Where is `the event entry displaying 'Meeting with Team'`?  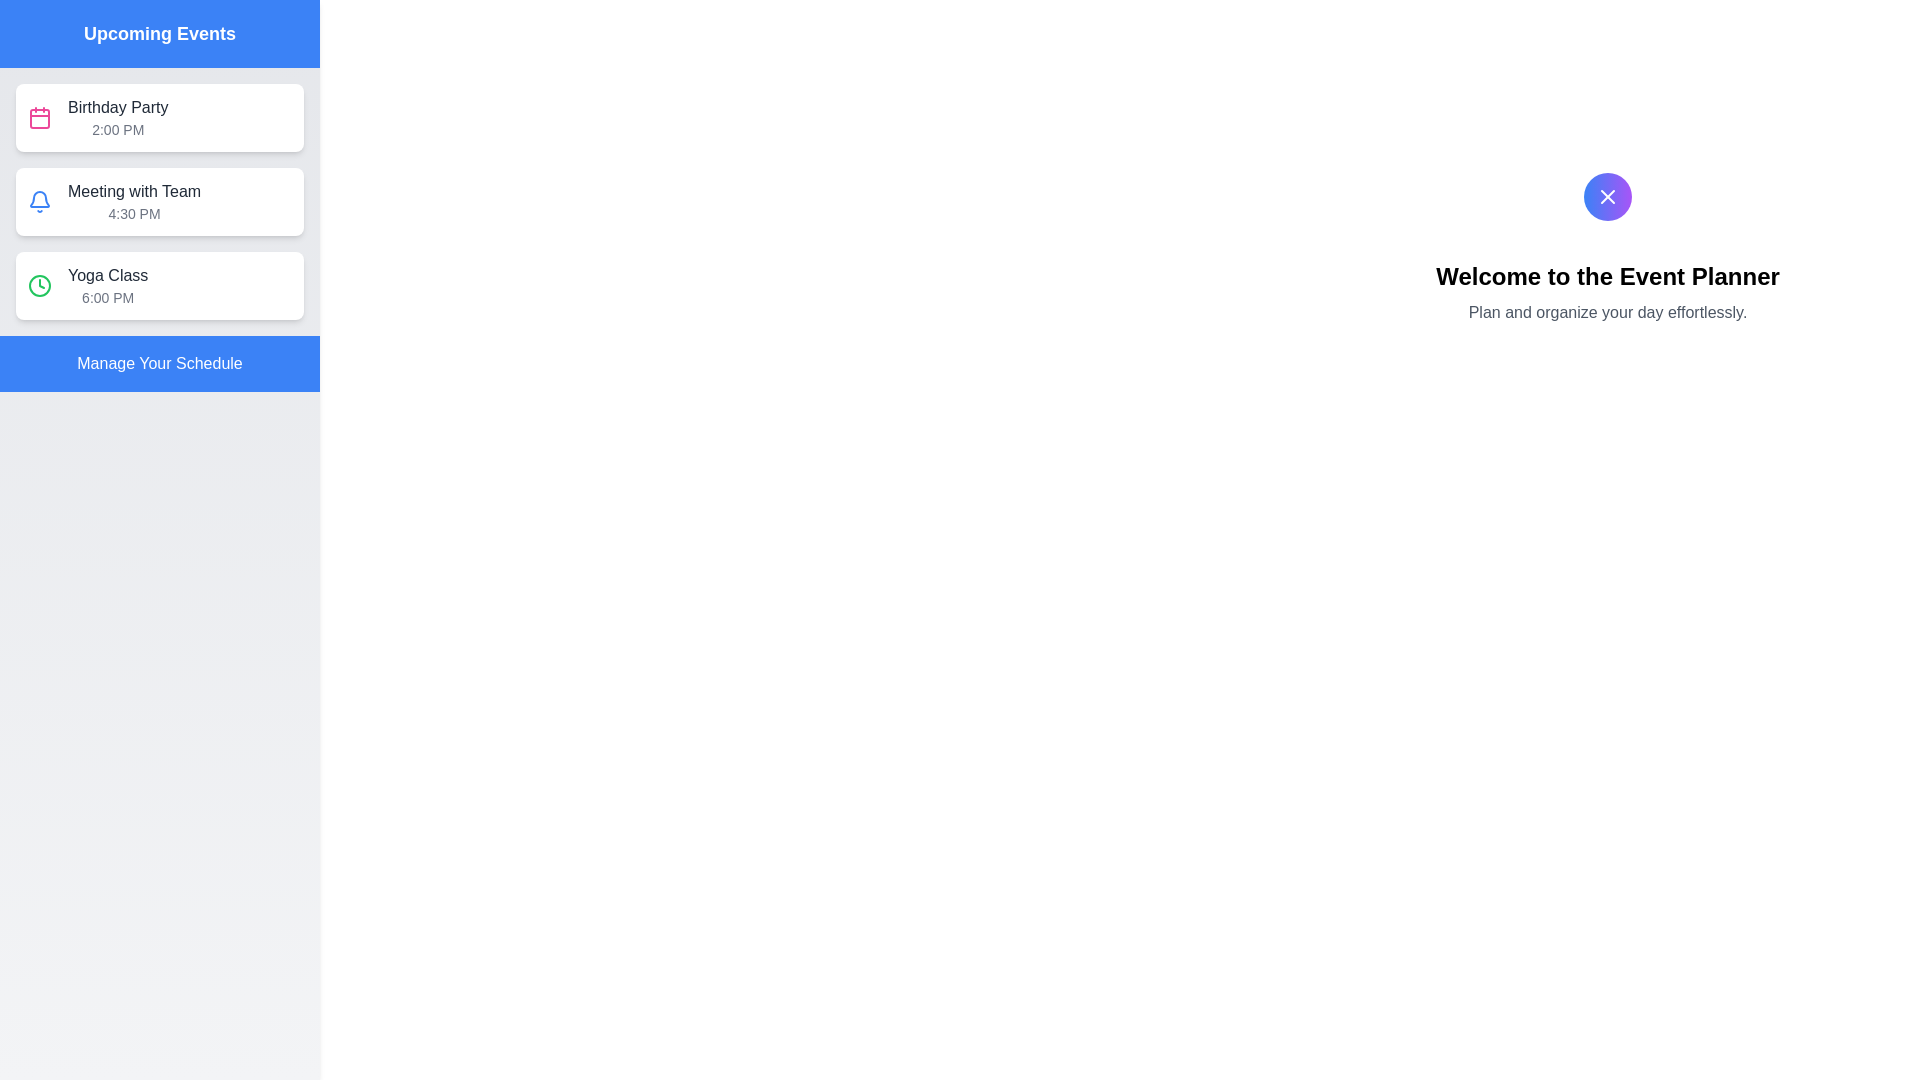
the event entry displaying 'Meeting with Team' is located at coordinates (133, 201).